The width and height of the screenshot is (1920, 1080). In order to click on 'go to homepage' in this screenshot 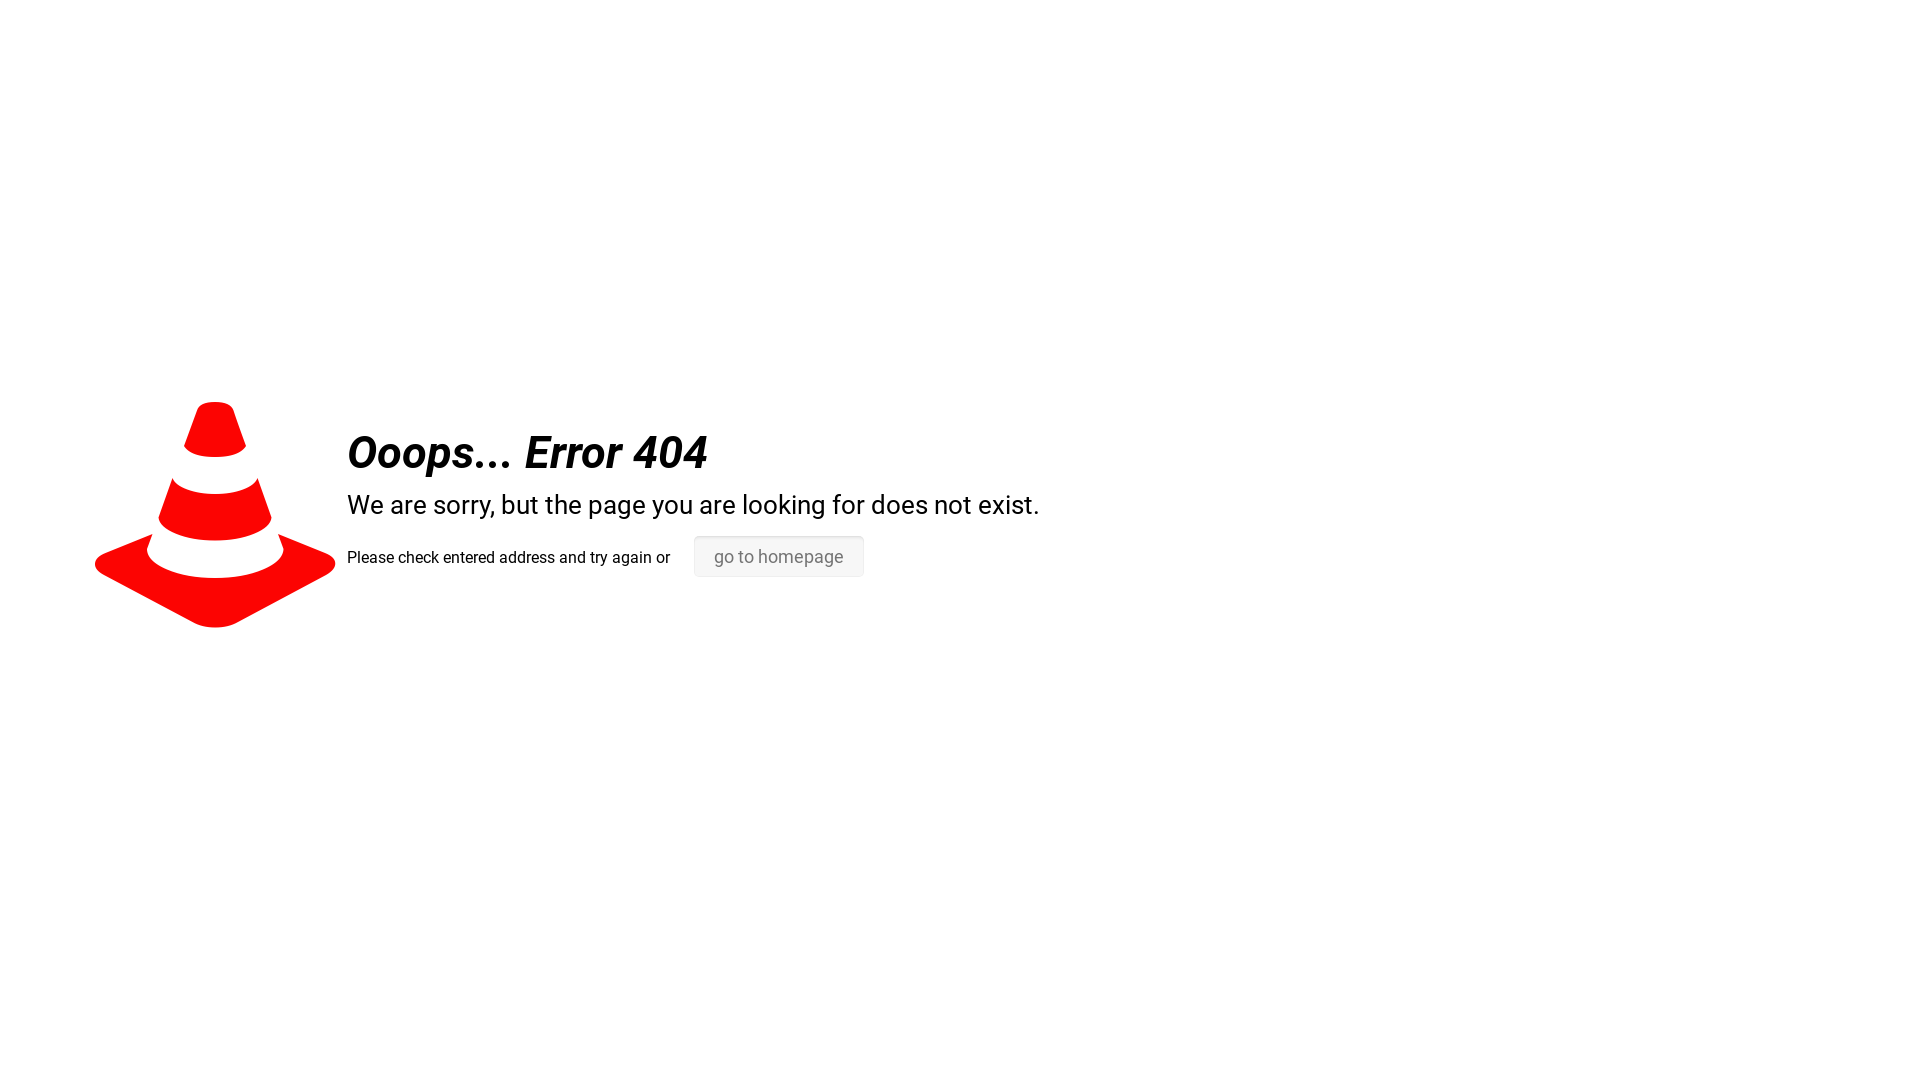, I will do `click(777, 556)`.